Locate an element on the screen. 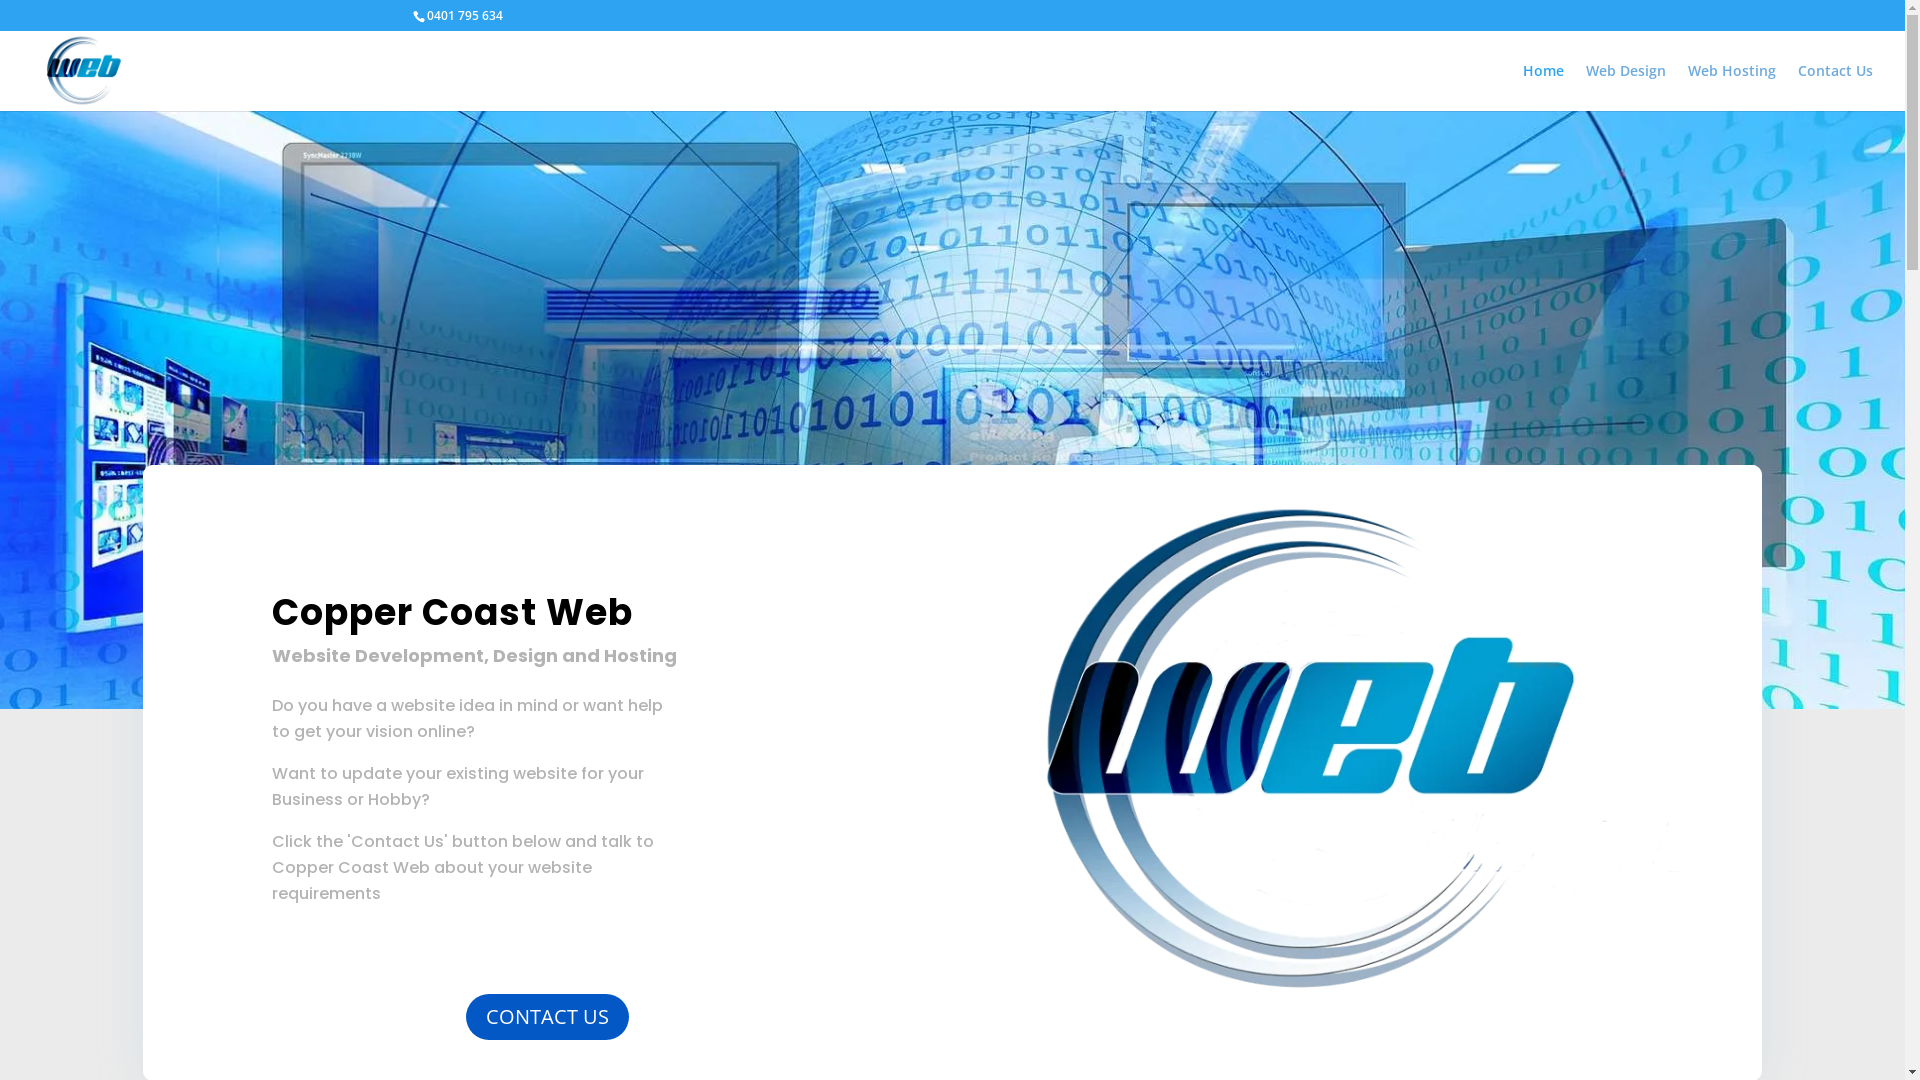 This screenshot has height=1080, width=1920. 'Home' is located at coordinates (1542, 86).